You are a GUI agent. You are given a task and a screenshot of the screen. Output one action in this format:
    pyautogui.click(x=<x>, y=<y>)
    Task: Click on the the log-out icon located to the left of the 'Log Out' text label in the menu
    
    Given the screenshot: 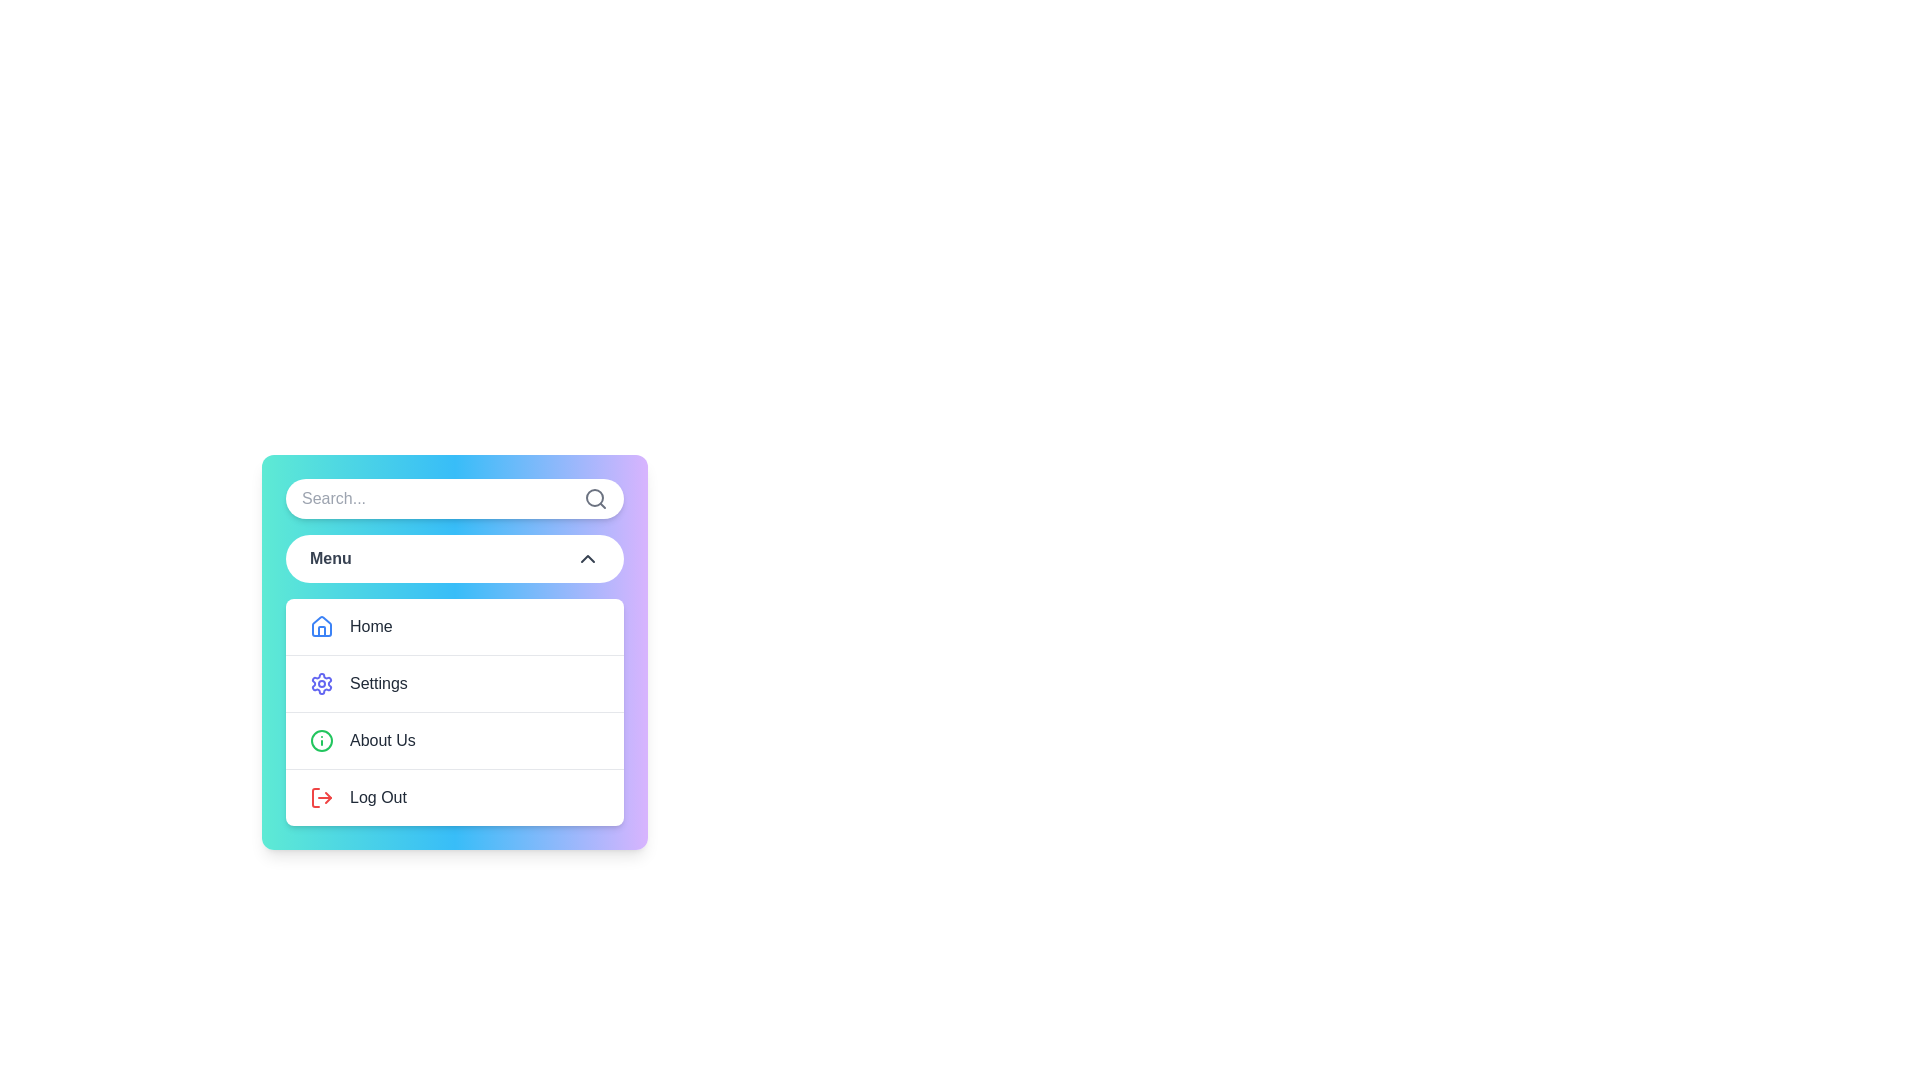 What is the action you would take?
    pyautogui.click(x=321, y=797)
    